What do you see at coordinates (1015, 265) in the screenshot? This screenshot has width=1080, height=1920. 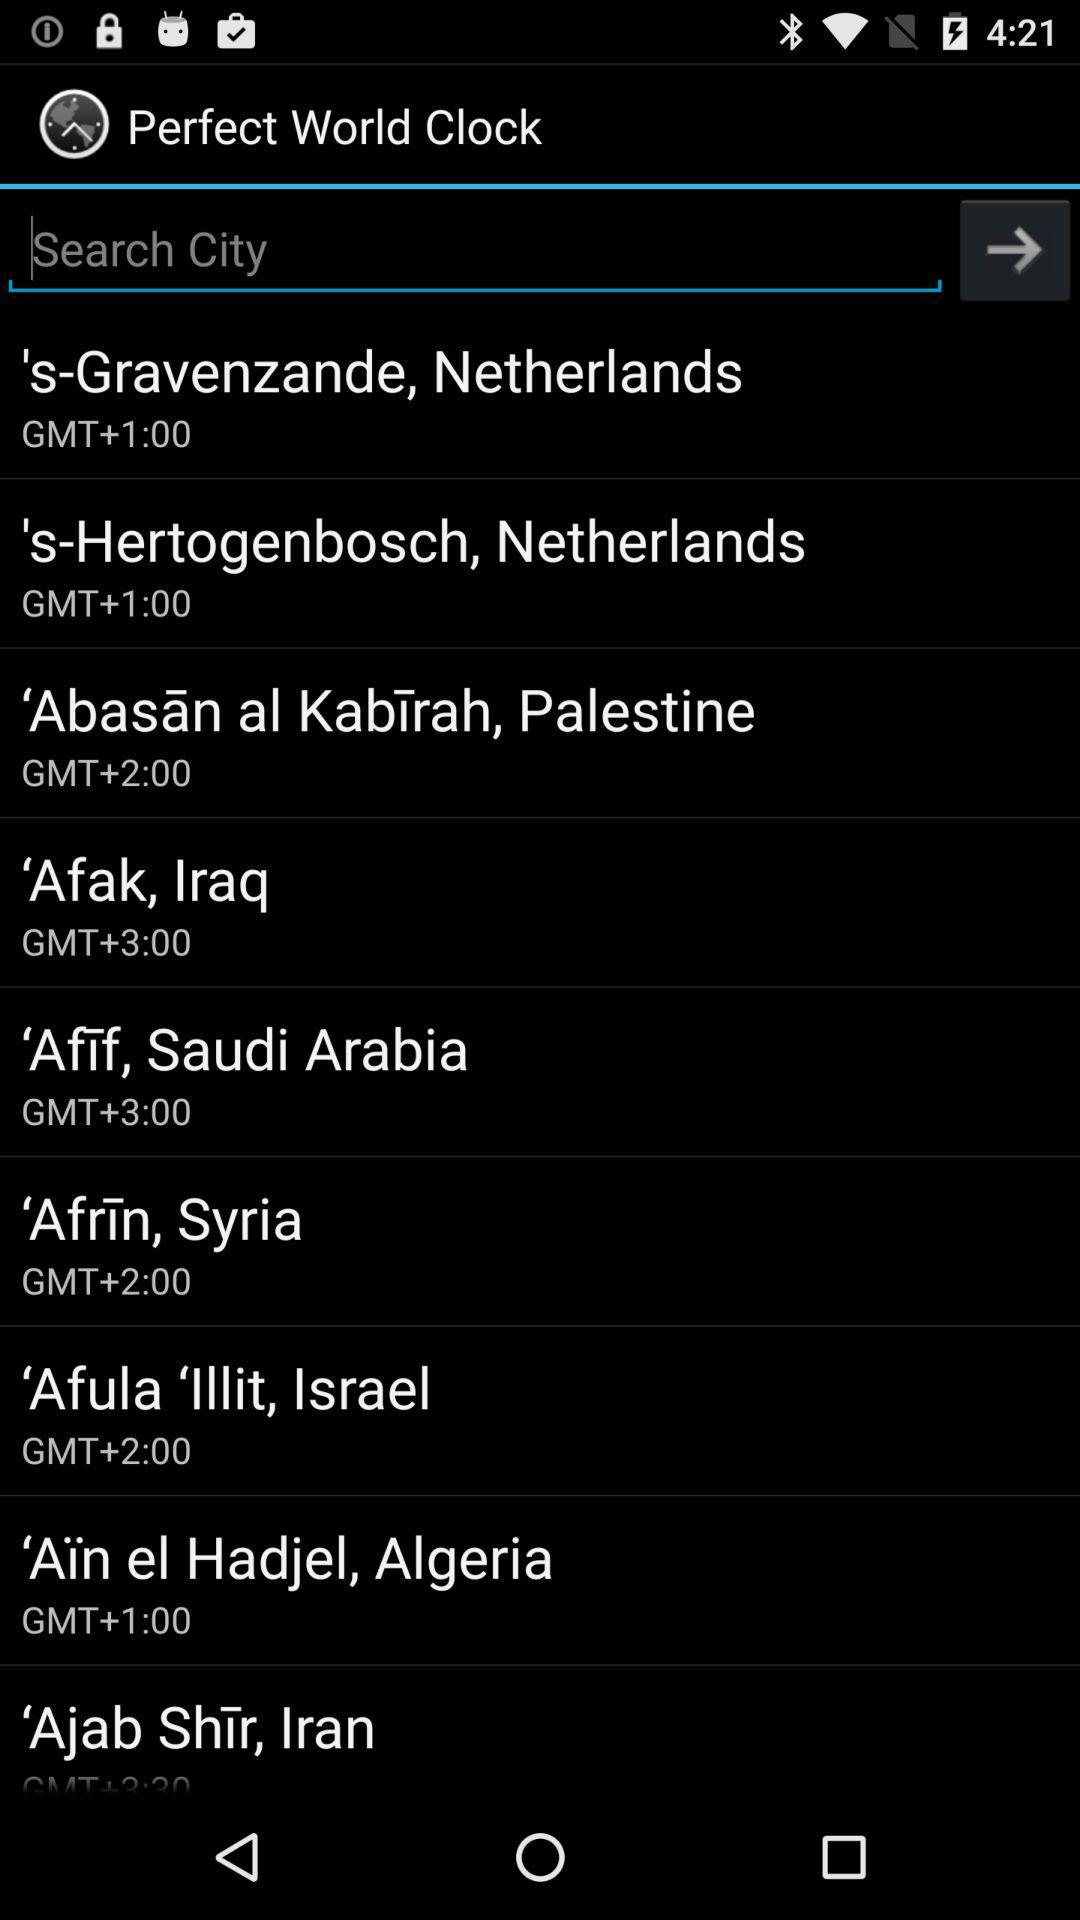 I see `the arrow_forward icon` at bounding box center [1015, 265].